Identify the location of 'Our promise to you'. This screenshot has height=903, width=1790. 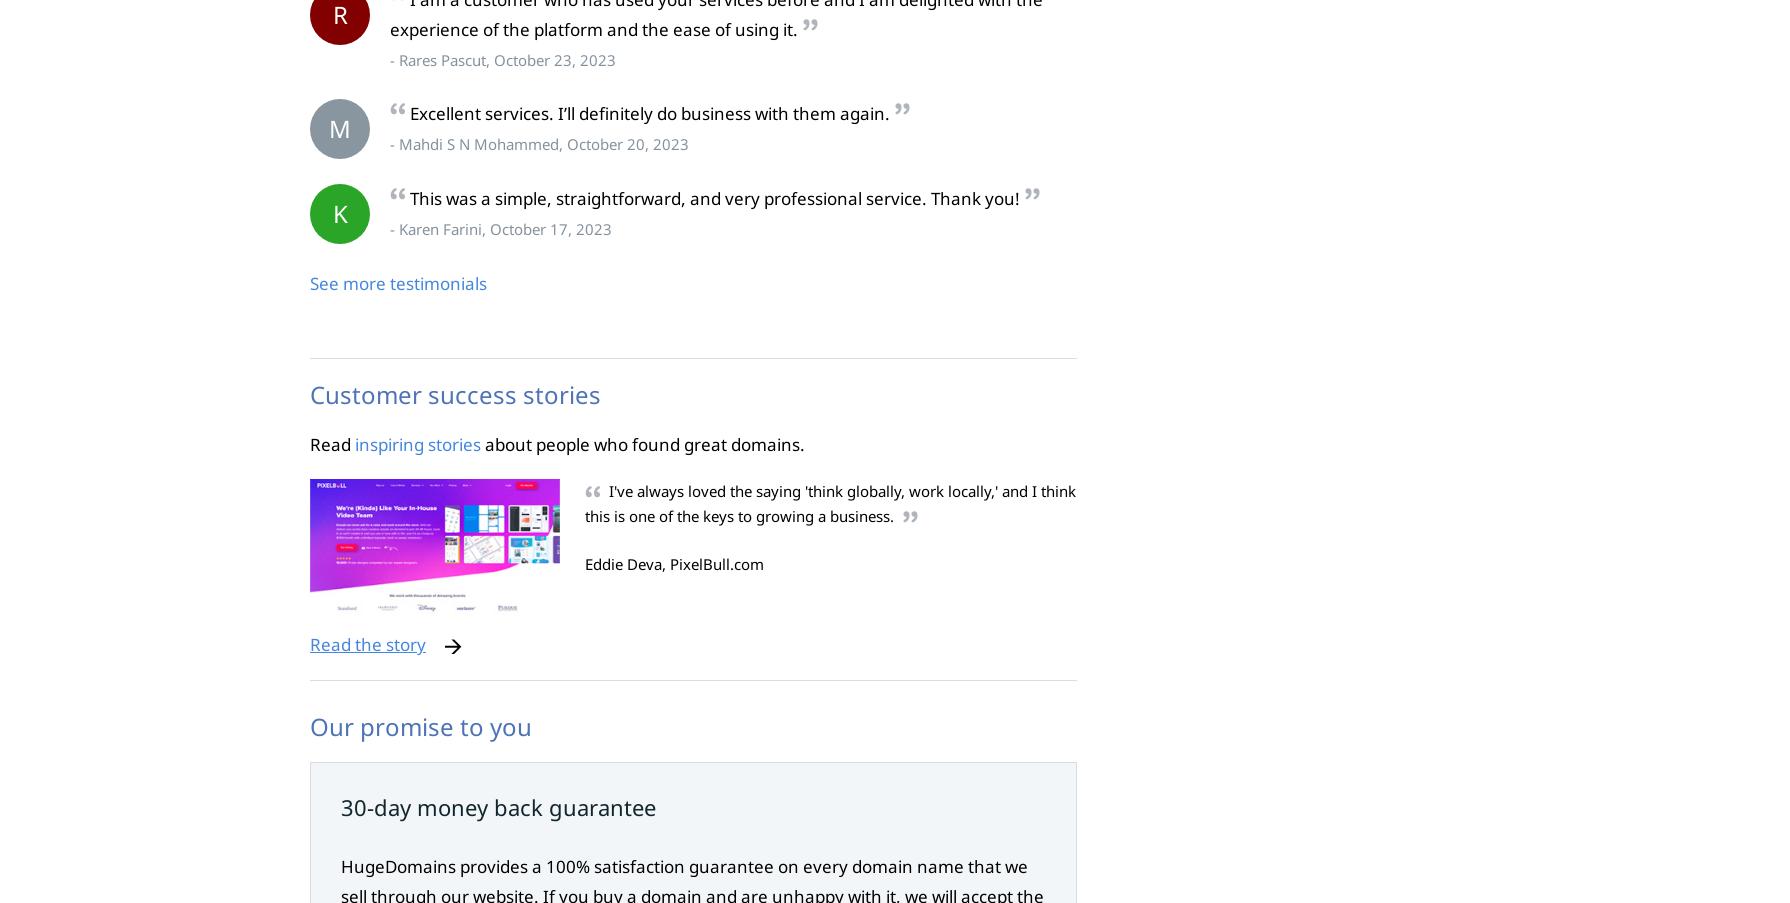
(421, 726).